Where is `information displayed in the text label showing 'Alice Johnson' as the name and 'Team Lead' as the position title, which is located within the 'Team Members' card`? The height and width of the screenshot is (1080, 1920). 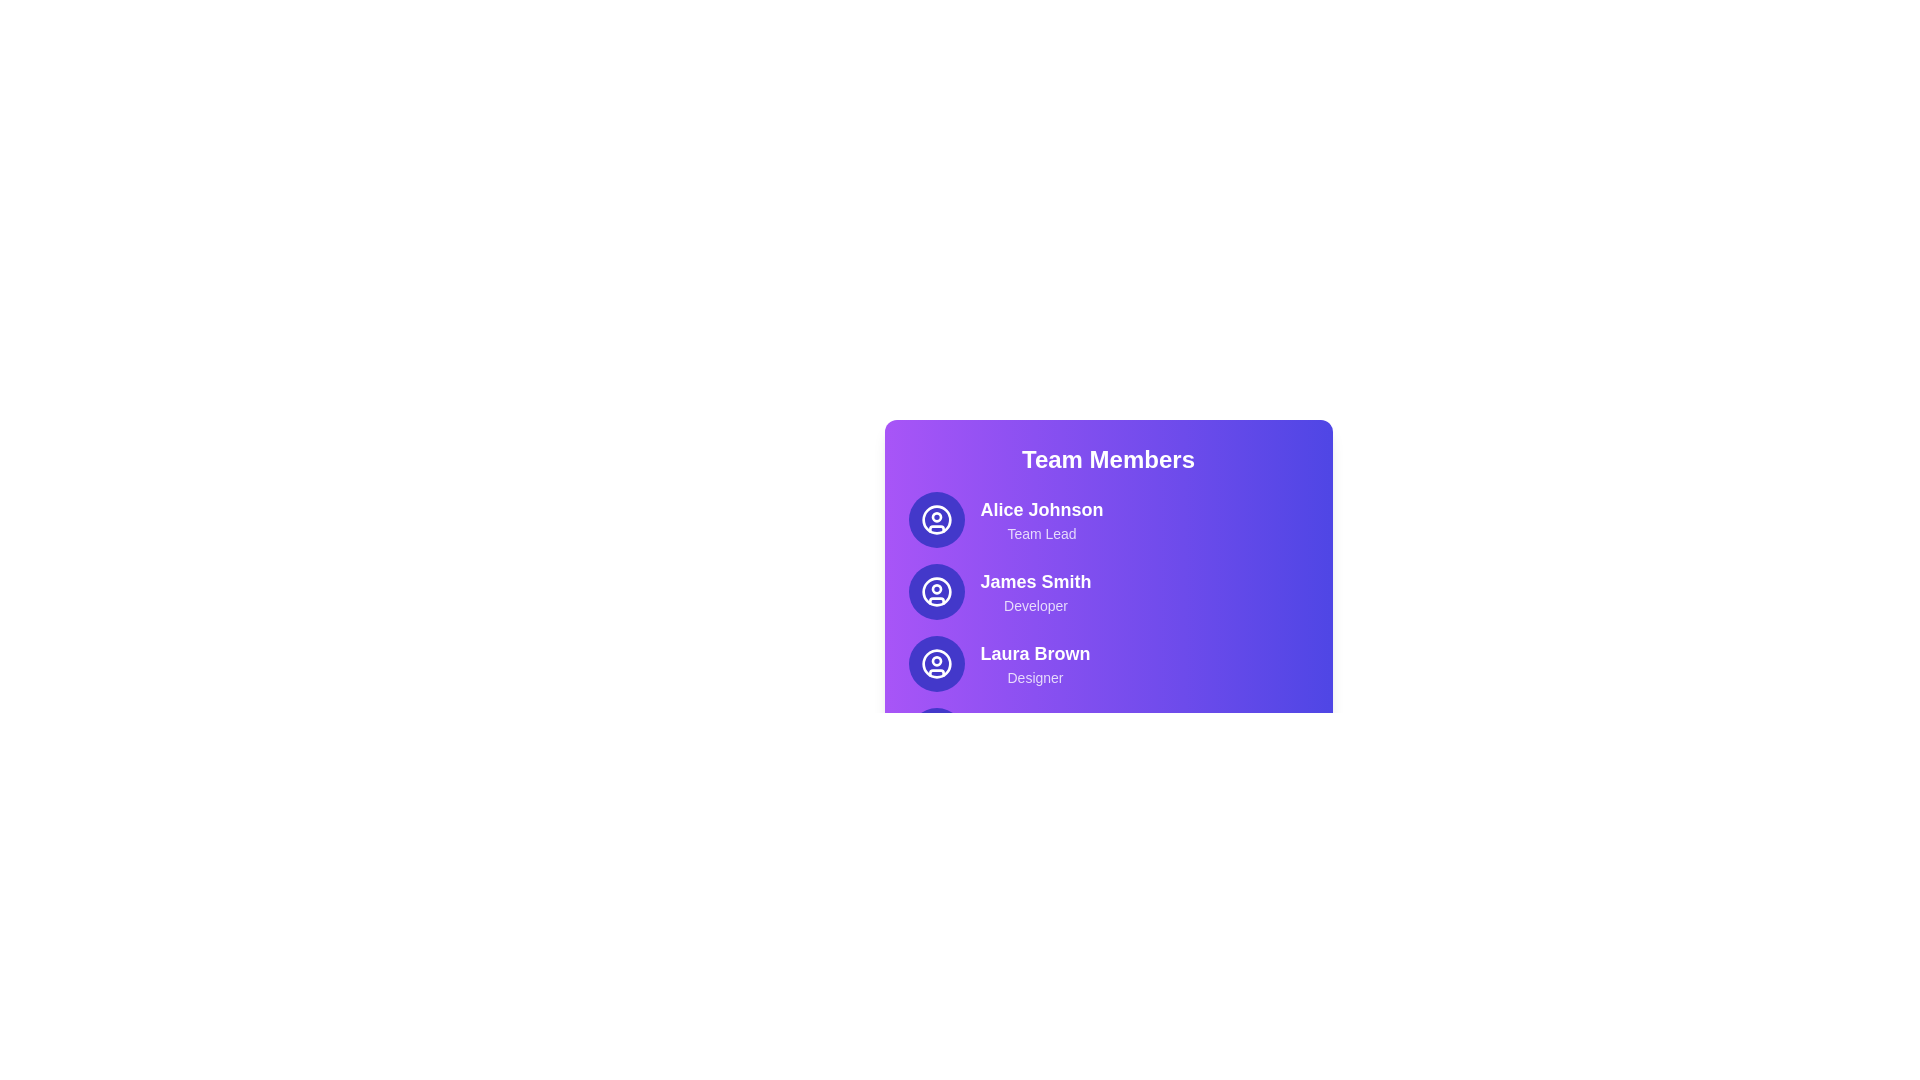
information displayed in the text label showing 'Alice Johnson' as the name and 'Team Lead' as the position title, which is located within the 'Team Members' card is located at coordinates (1040, 519).